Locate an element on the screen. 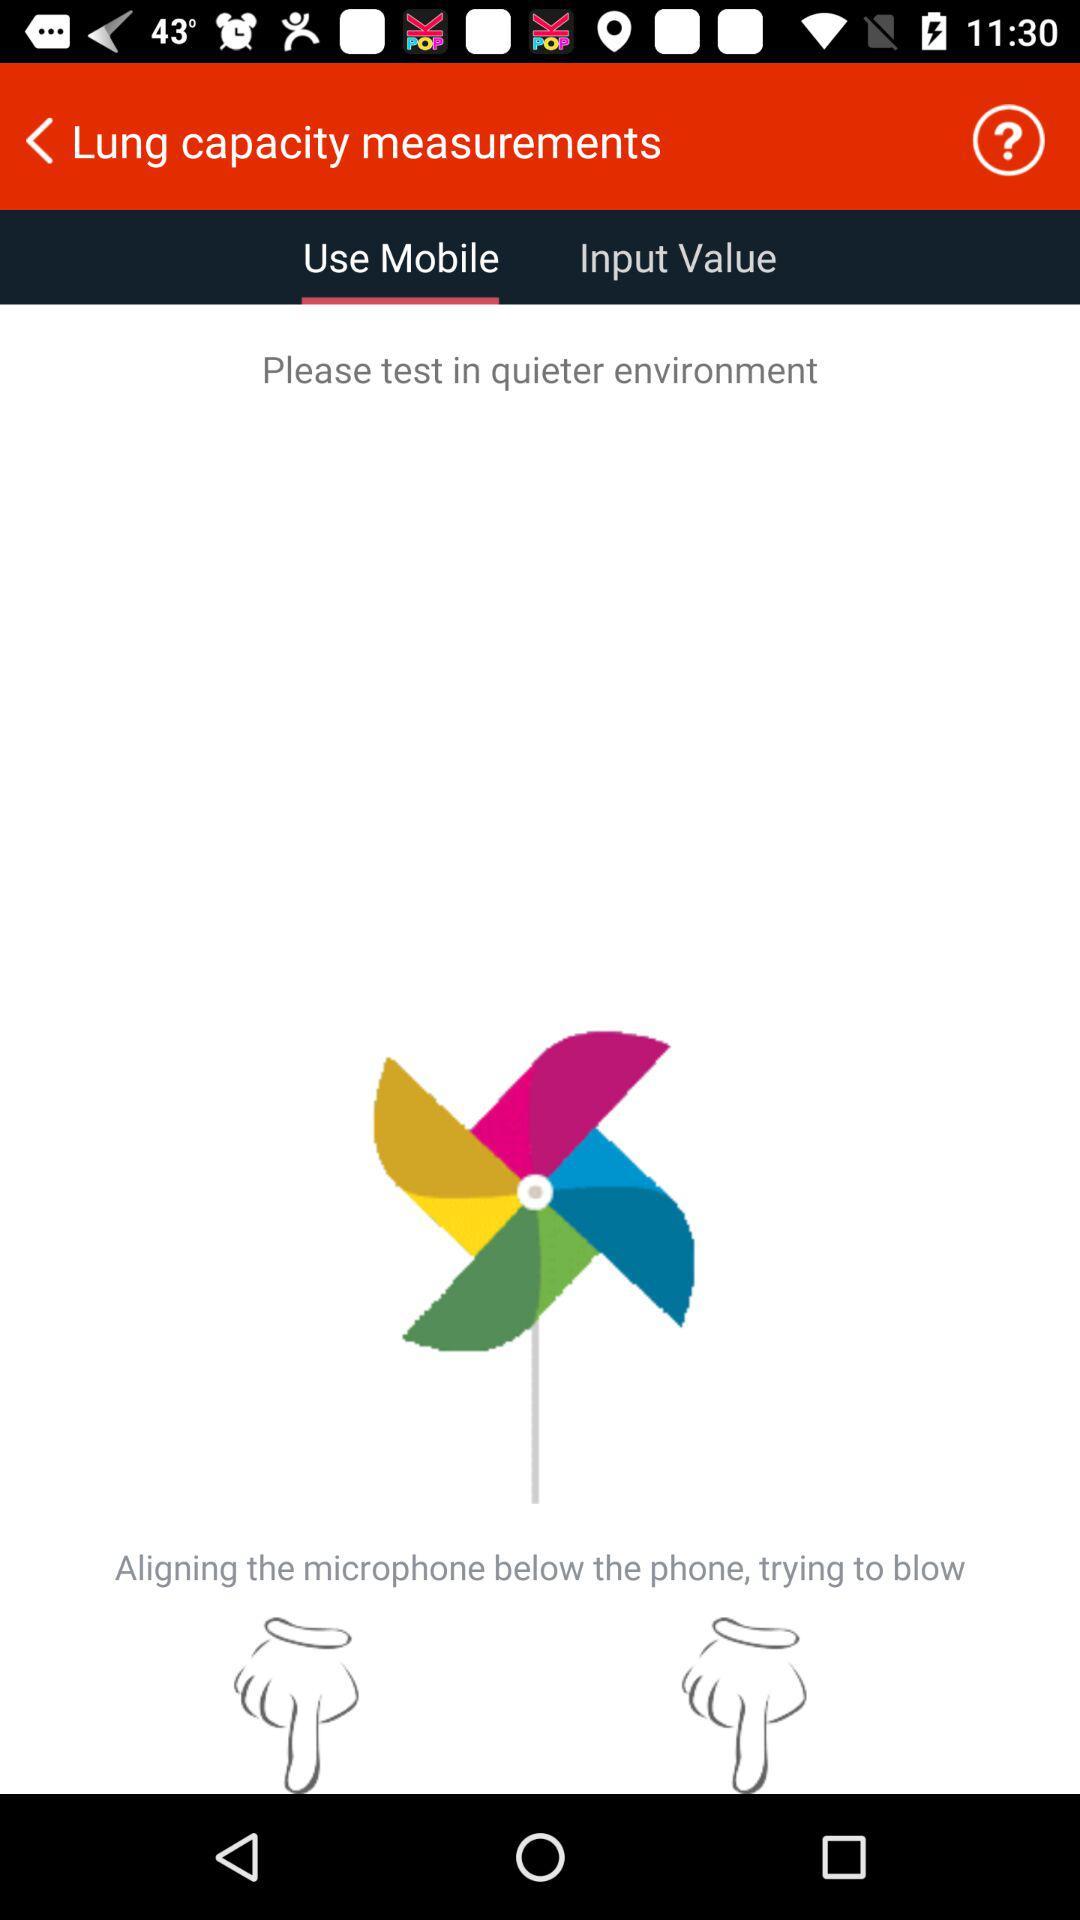 This screenshot has width=1080, height=1920. the icon next to use mobile item is located at coordinates (677, 256).